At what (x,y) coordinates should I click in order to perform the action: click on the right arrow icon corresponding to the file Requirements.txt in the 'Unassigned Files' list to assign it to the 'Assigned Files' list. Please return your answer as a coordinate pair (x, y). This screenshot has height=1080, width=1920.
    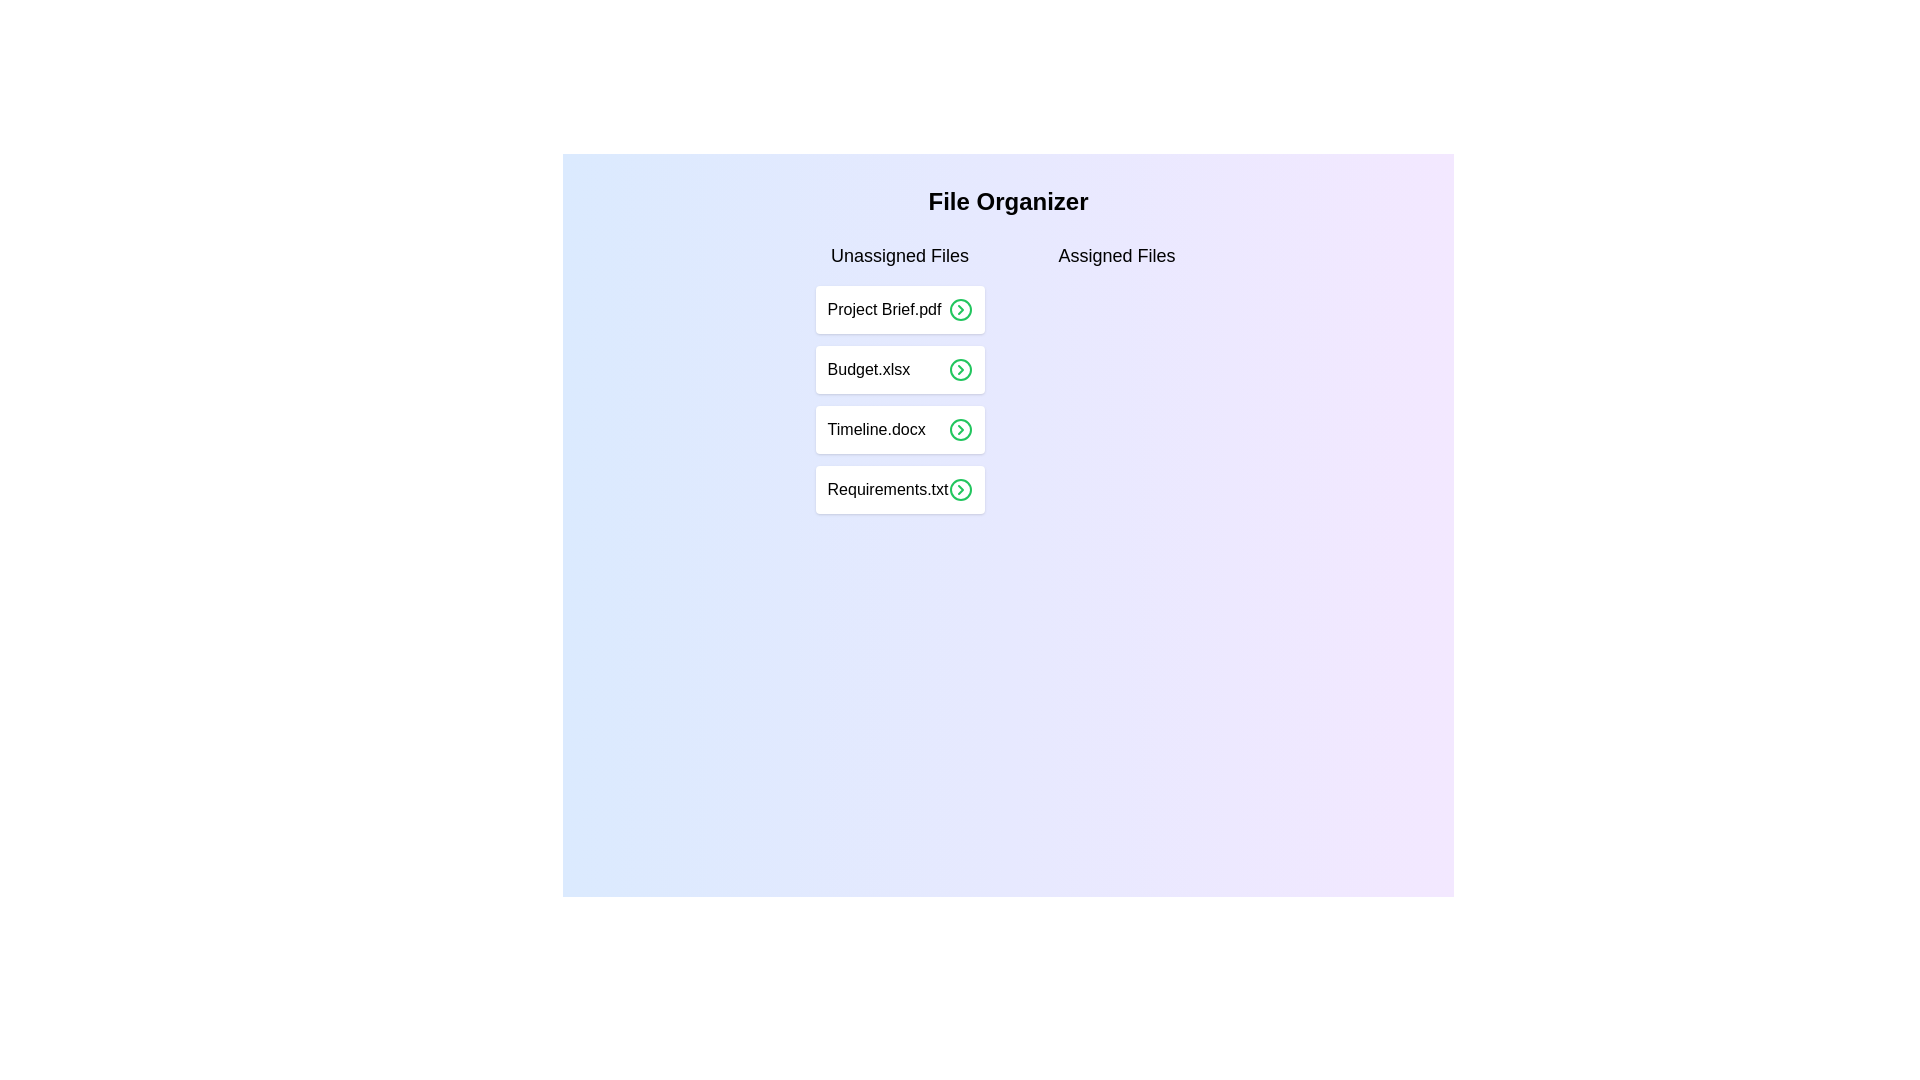
    Looking at the image, I should click on (960, 489).